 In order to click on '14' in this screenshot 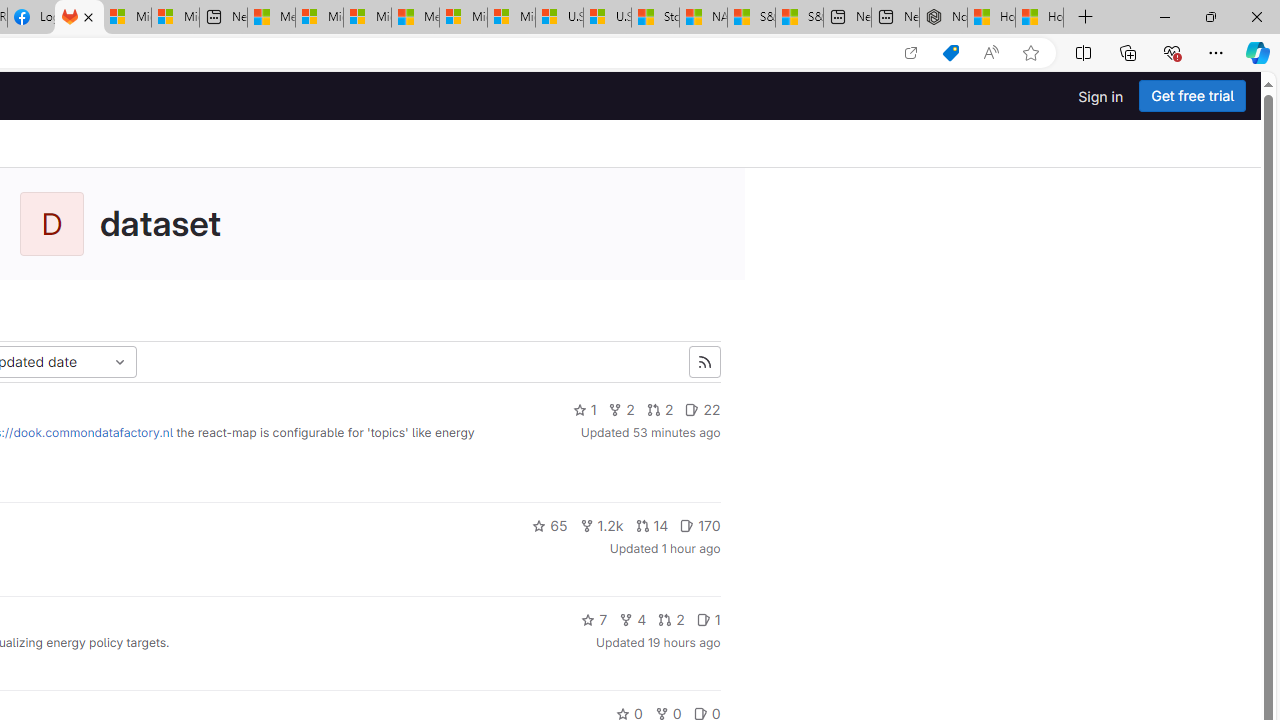, I will do `click(652, 524)`.